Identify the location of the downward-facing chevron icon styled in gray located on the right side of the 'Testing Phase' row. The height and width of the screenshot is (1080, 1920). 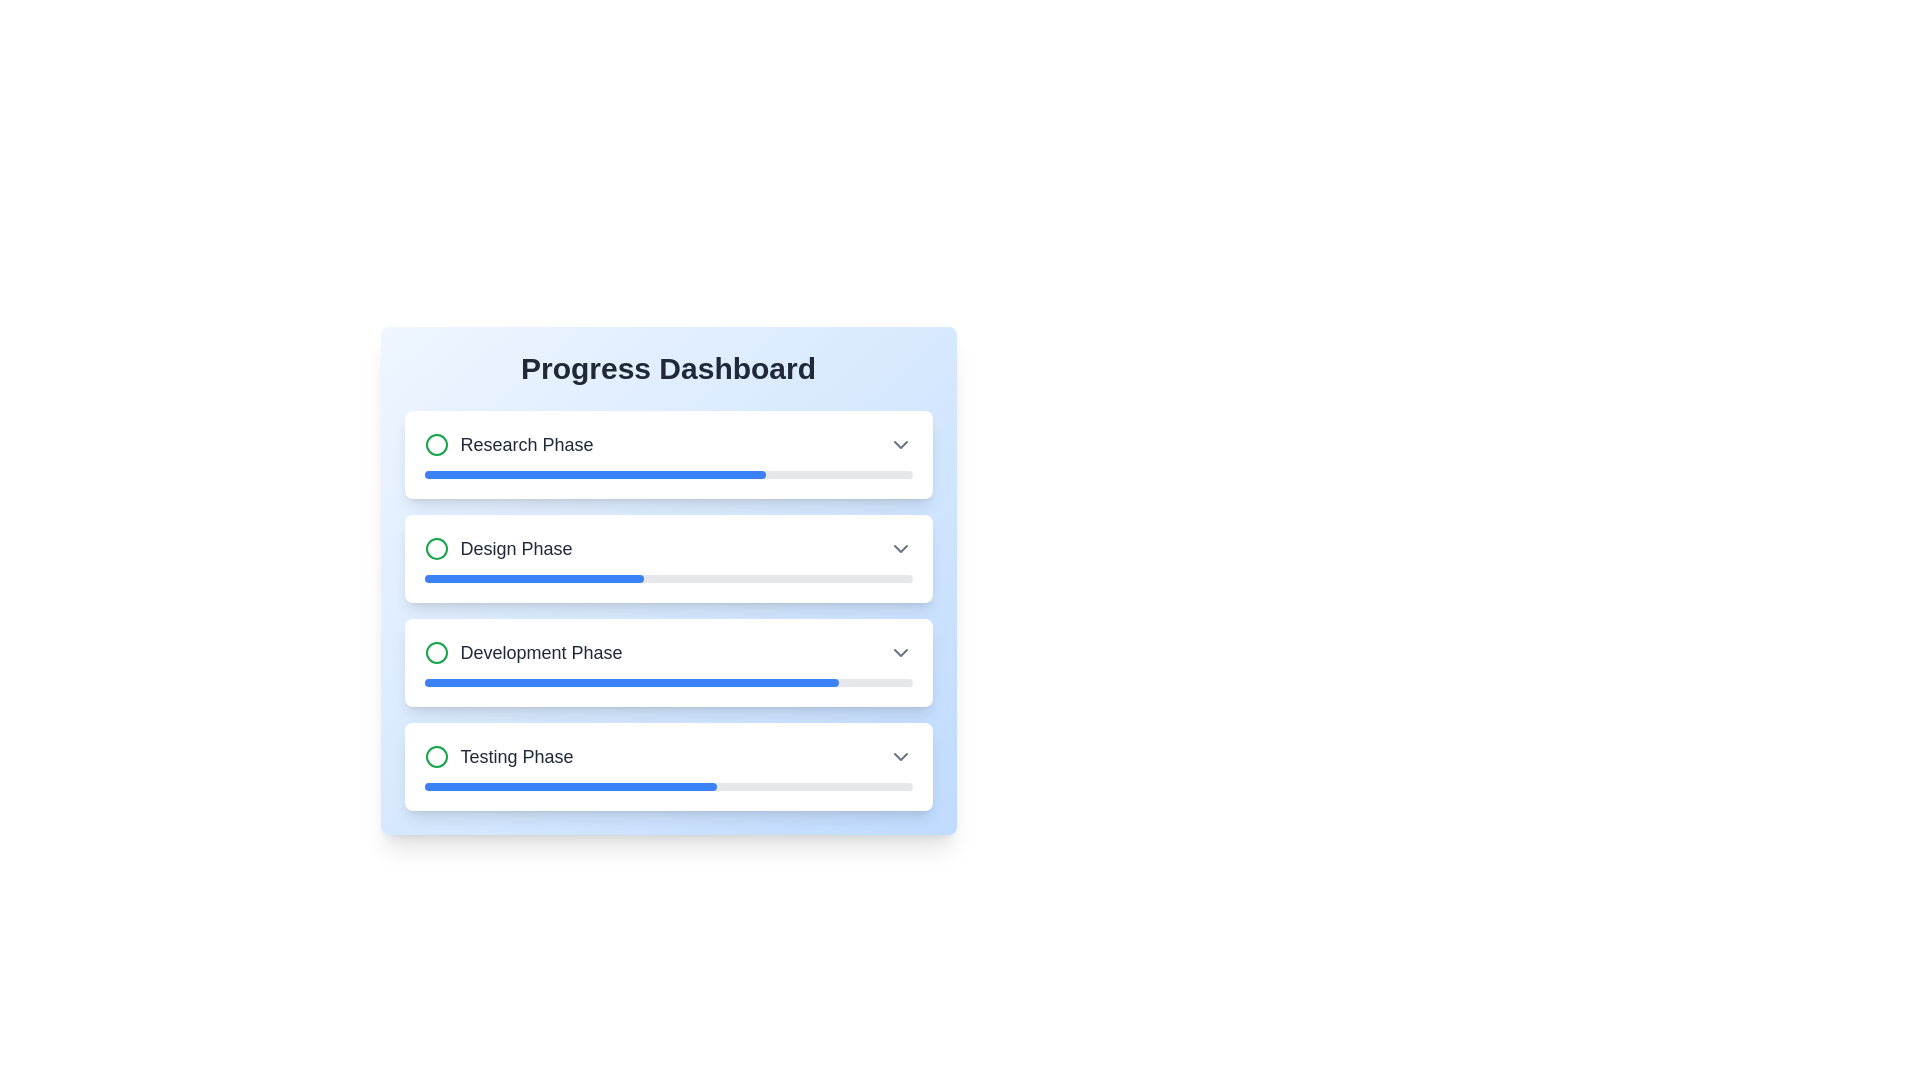
(899, 756).